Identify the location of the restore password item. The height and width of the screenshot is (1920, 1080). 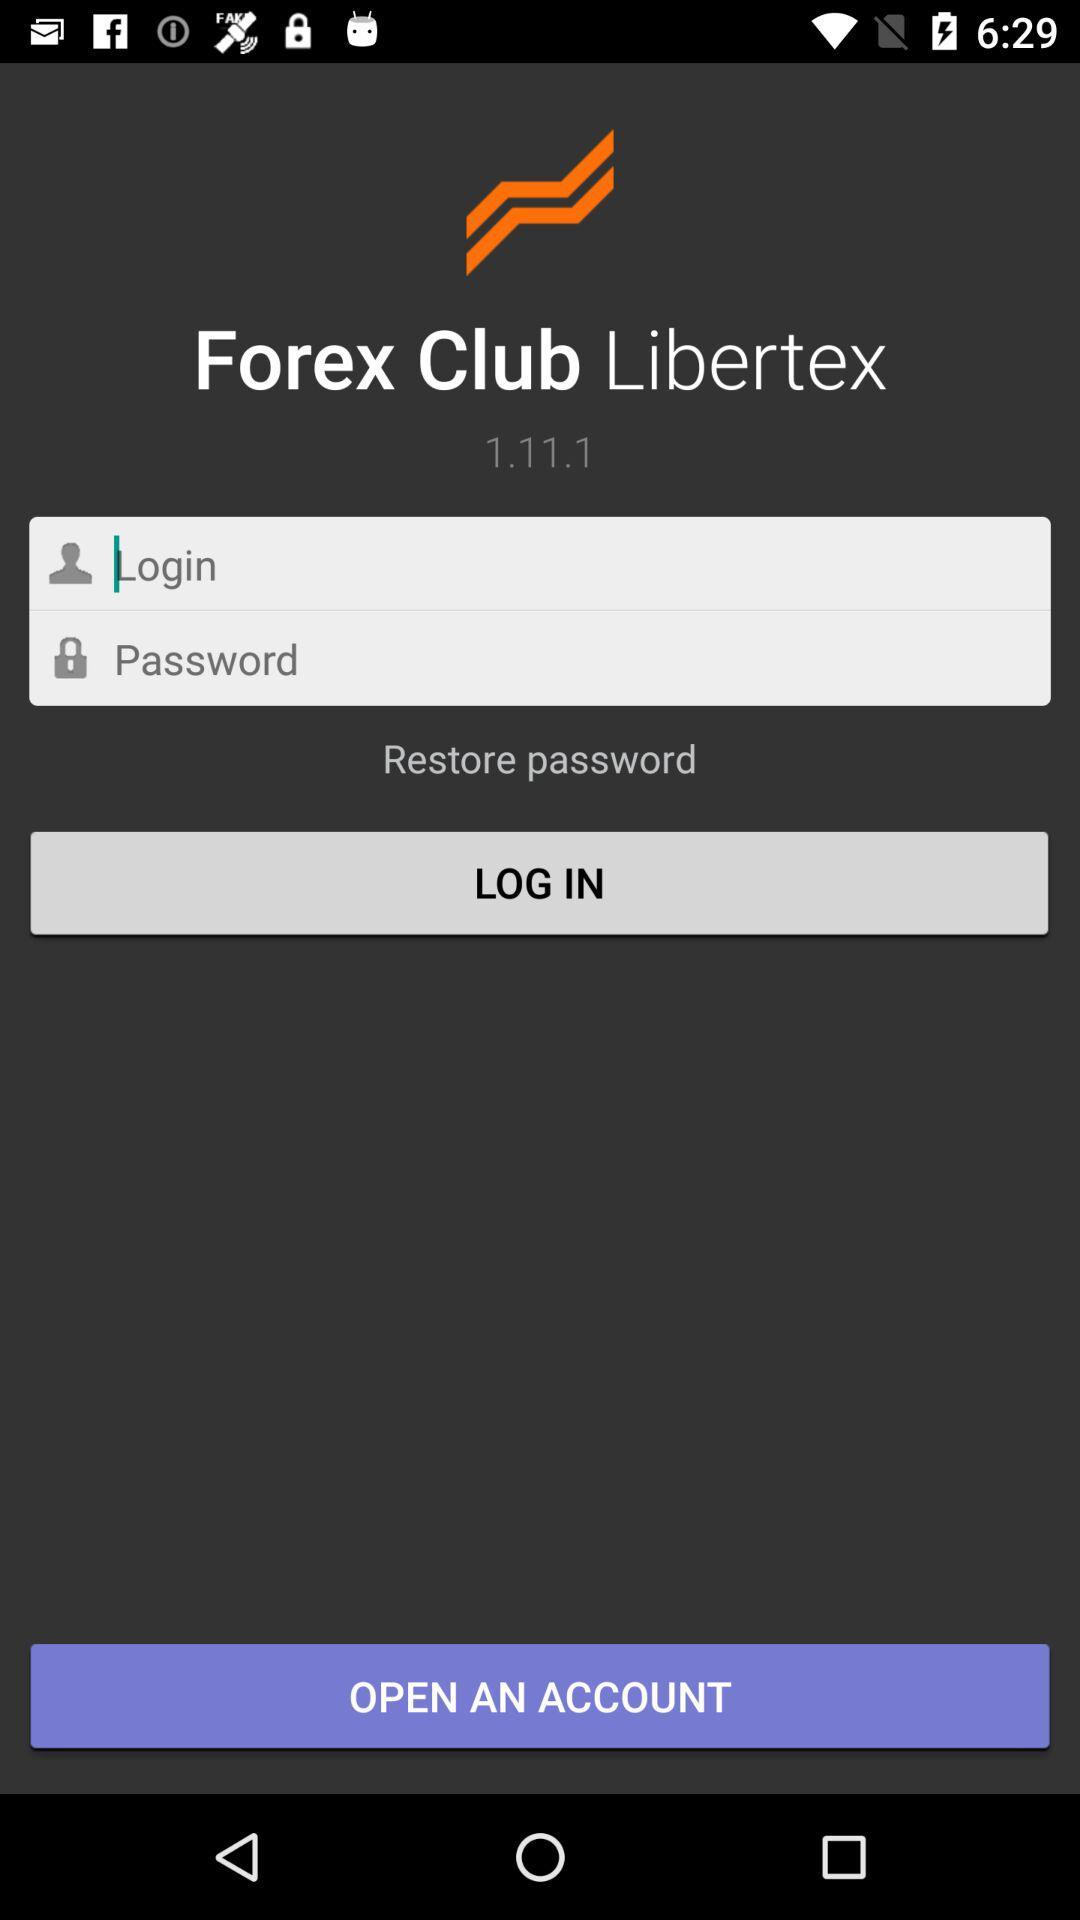
(538, 767).